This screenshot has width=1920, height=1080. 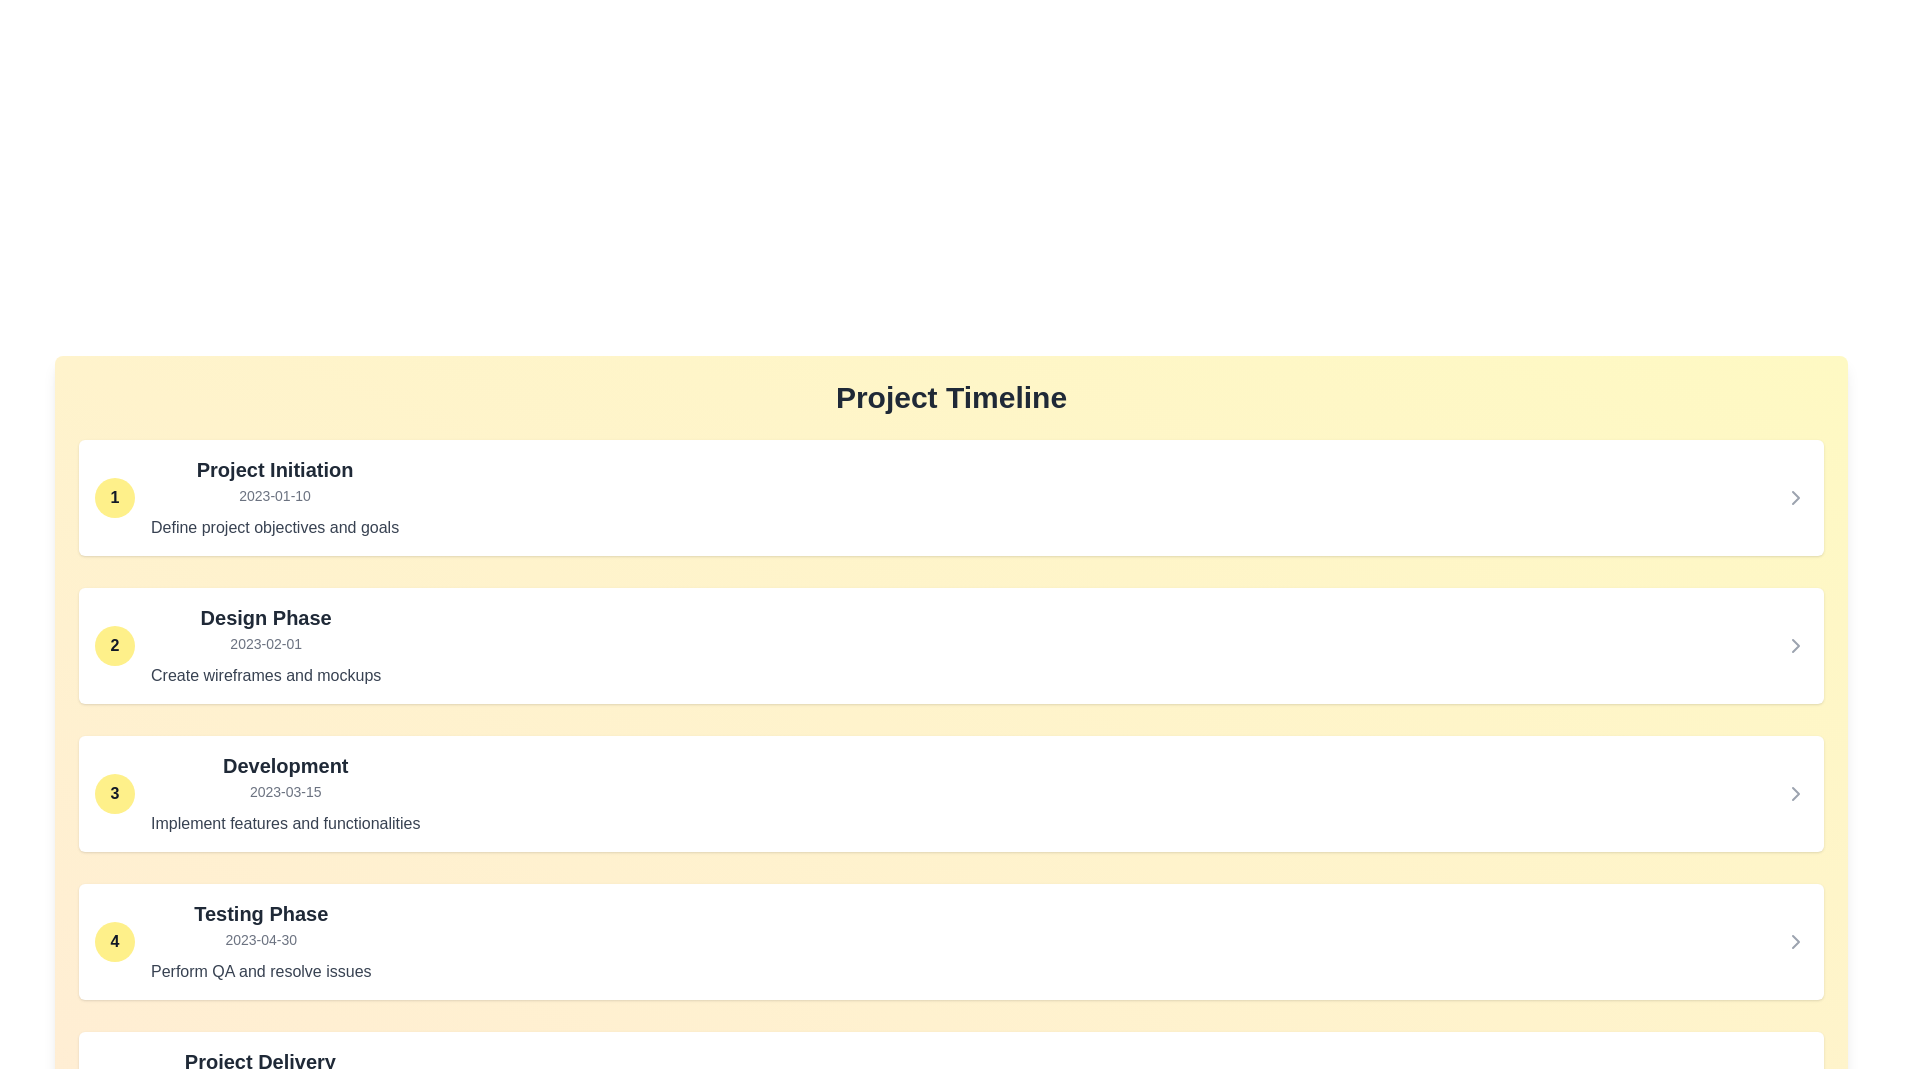 I want to click on the right-facing chevron icon styled in light gray, located at the far right of the 'Development' card, so click(x=1795, y=793).